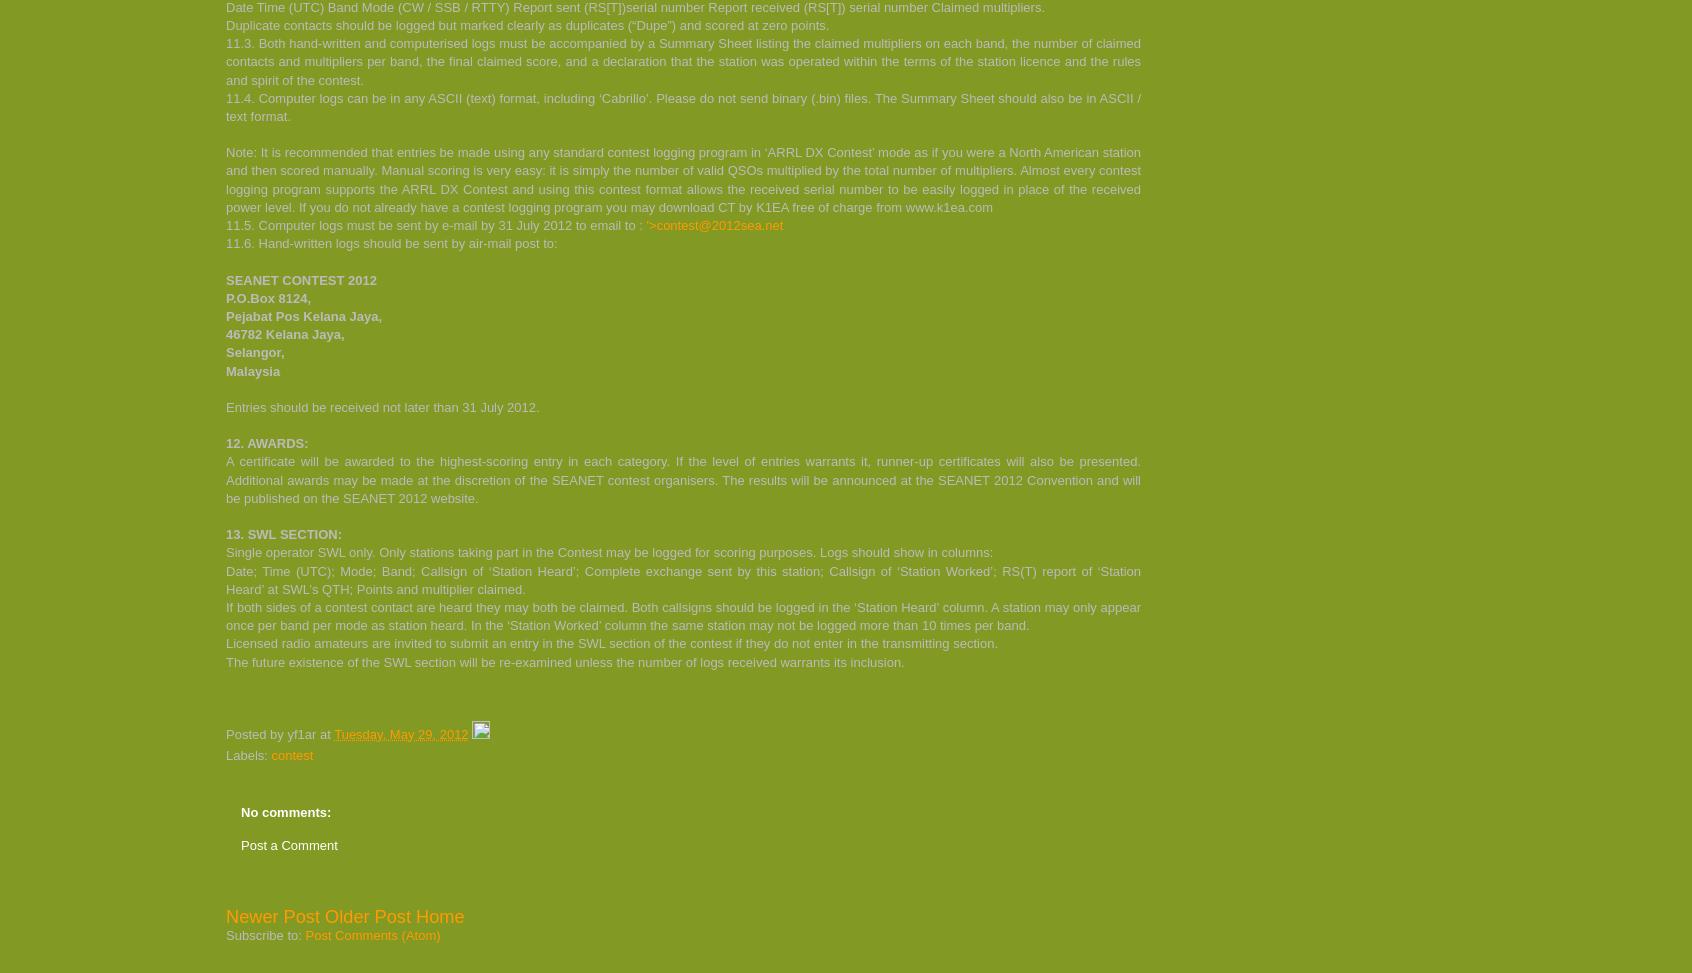 The height and width of the screenshot is (973, 1692). What do you see at coordinates (304, 933) in the screenshot?
I see `'Post Comments (Atom)'` at bounding box center [304, 933].